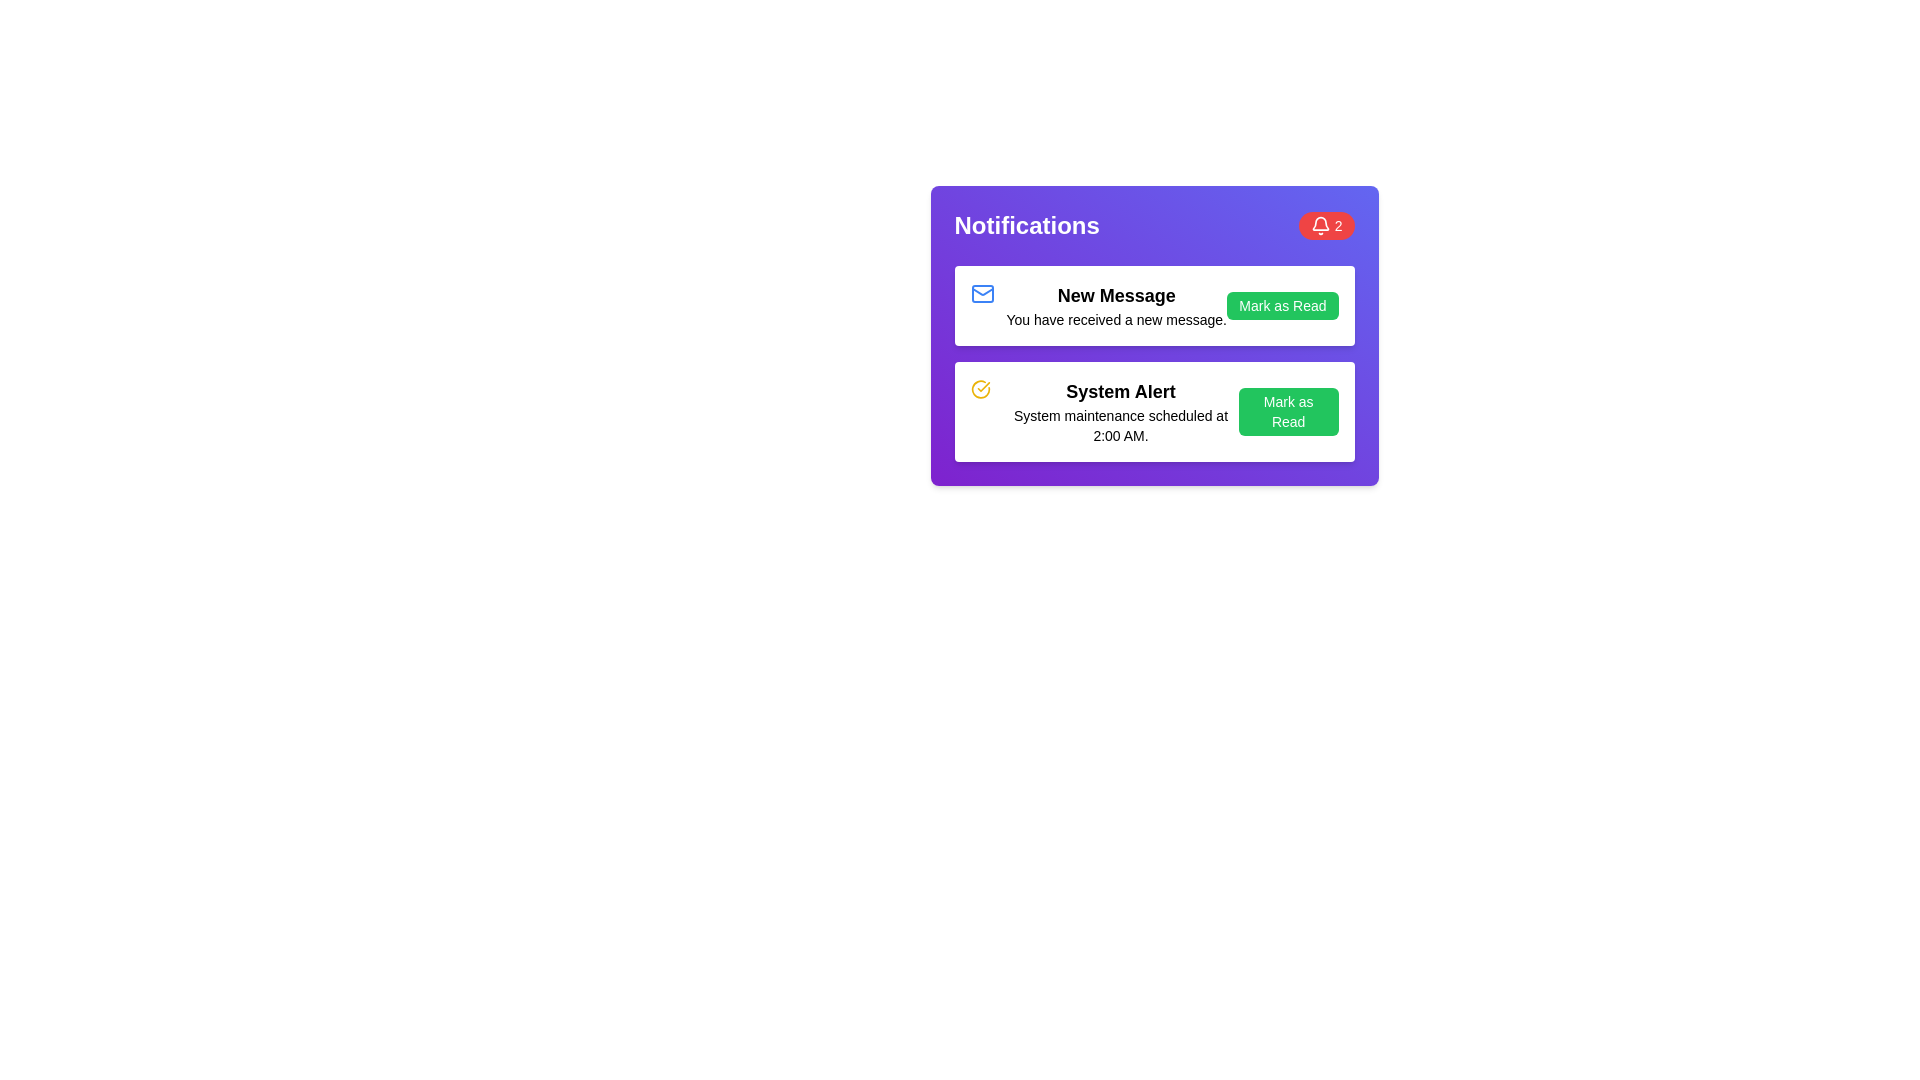  Describe the element at coordinates (1320, 223) in the screenshot. I see `the notification bell icon located in the top-right corner of the notification panel, which indicates the presence of alerts or notifications` at that location.